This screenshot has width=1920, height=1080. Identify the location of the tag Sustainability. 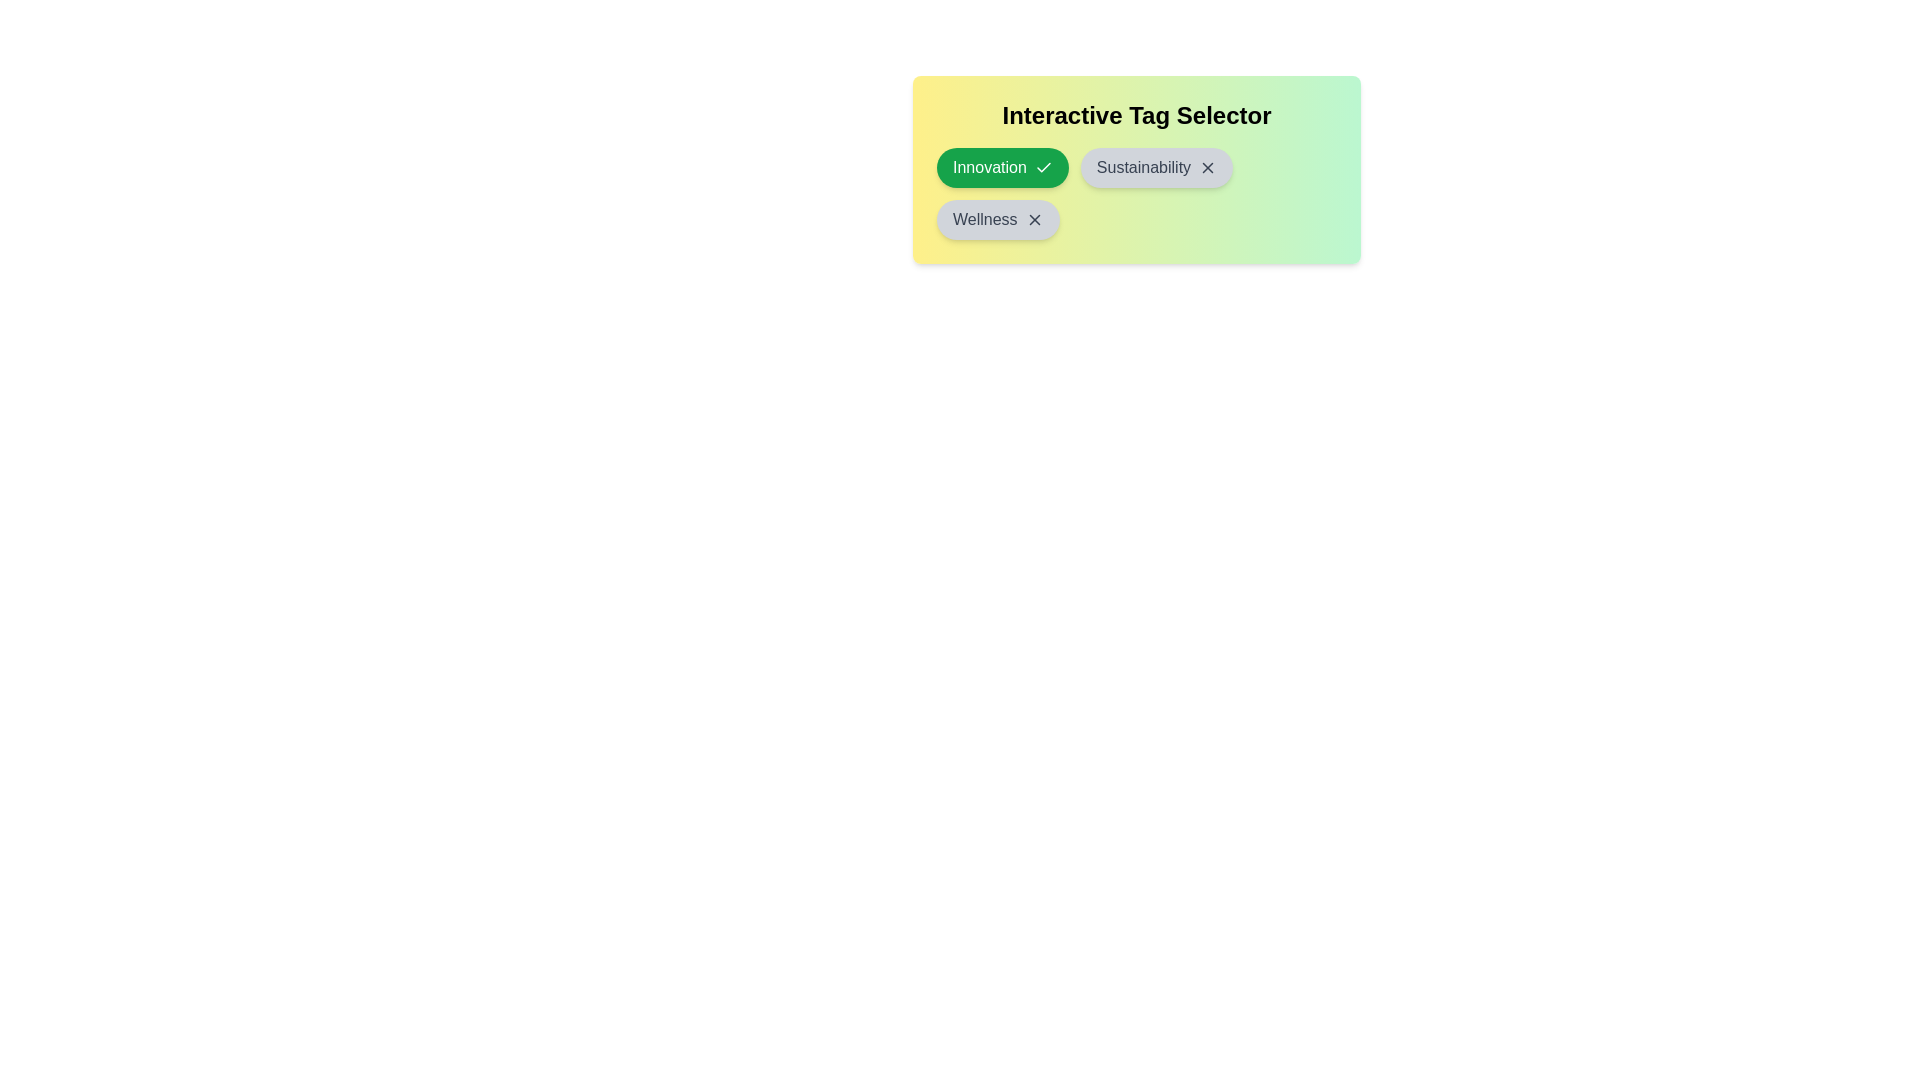
(1156, 167).